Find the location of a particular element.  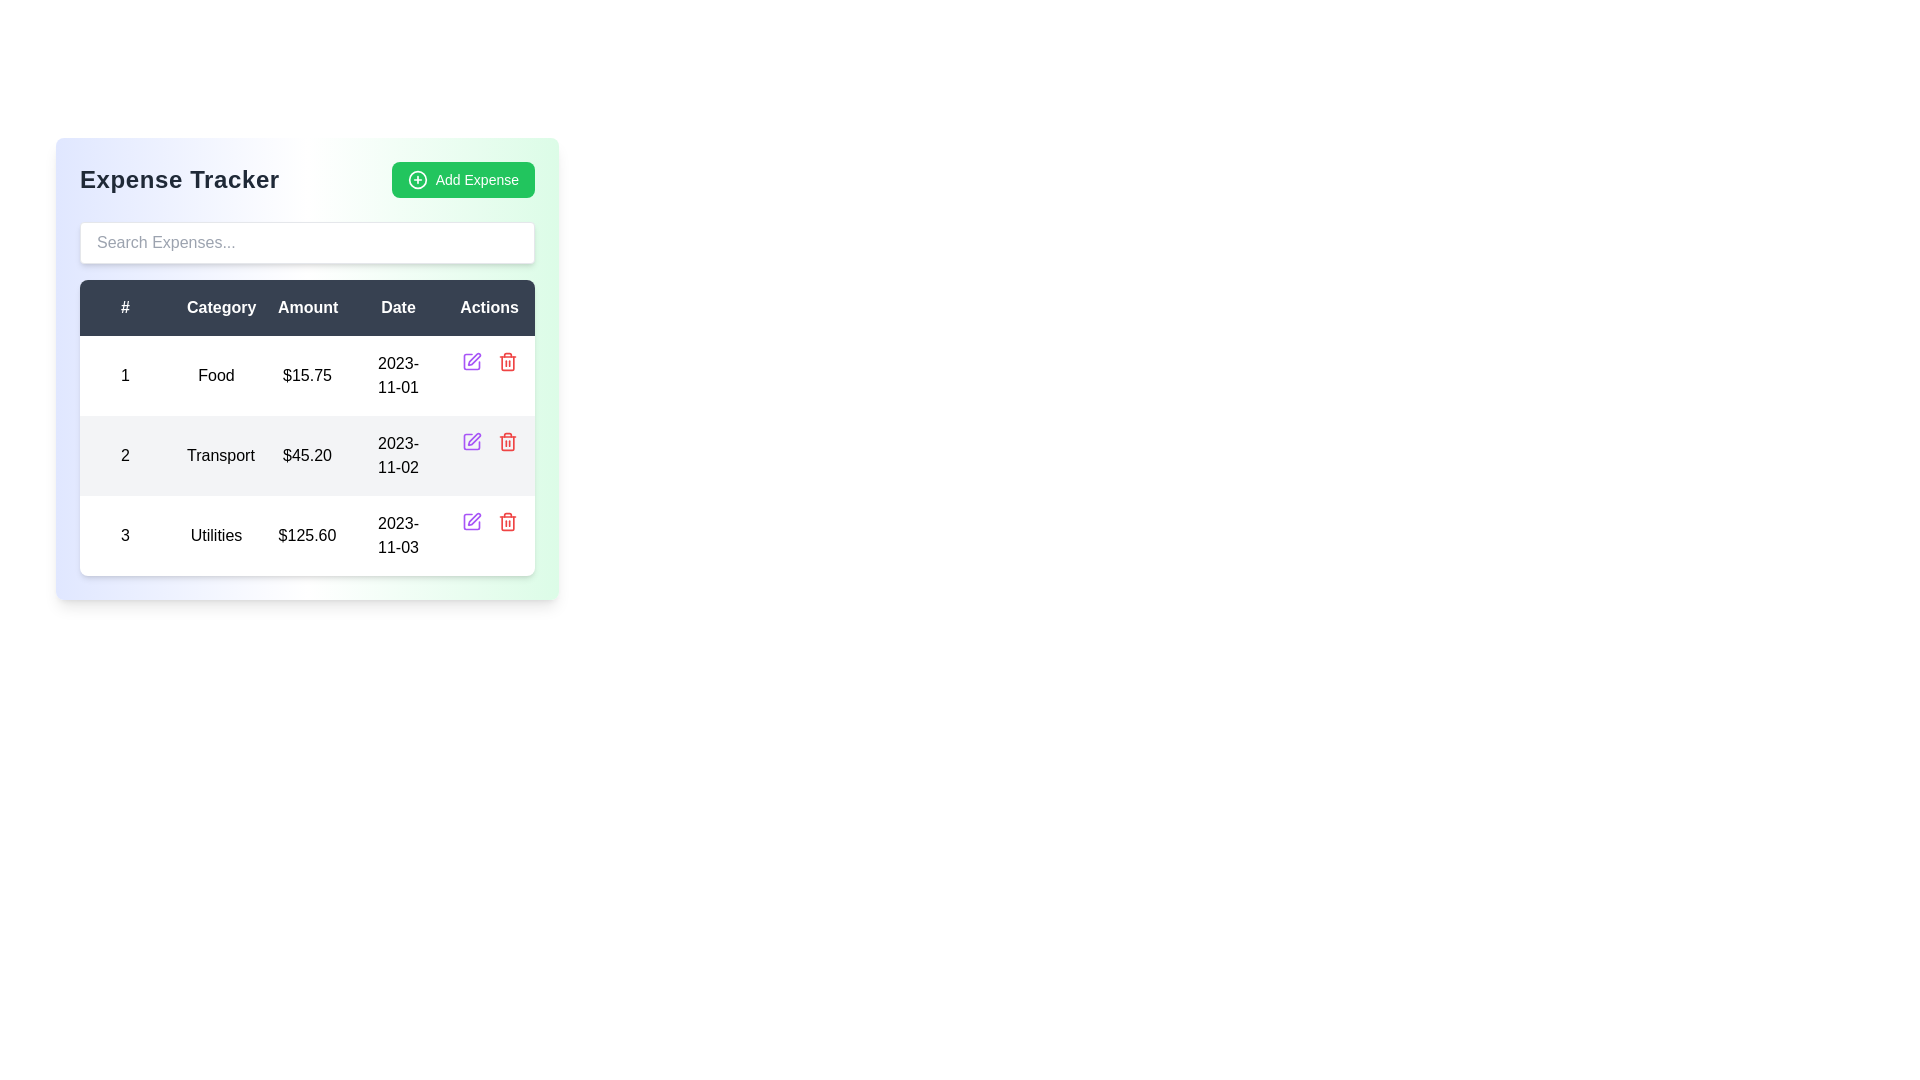

the text label in the first cell of the first row of the table, which represents the index or order of this entry under the '#' column is located at coordinates (124, 375).